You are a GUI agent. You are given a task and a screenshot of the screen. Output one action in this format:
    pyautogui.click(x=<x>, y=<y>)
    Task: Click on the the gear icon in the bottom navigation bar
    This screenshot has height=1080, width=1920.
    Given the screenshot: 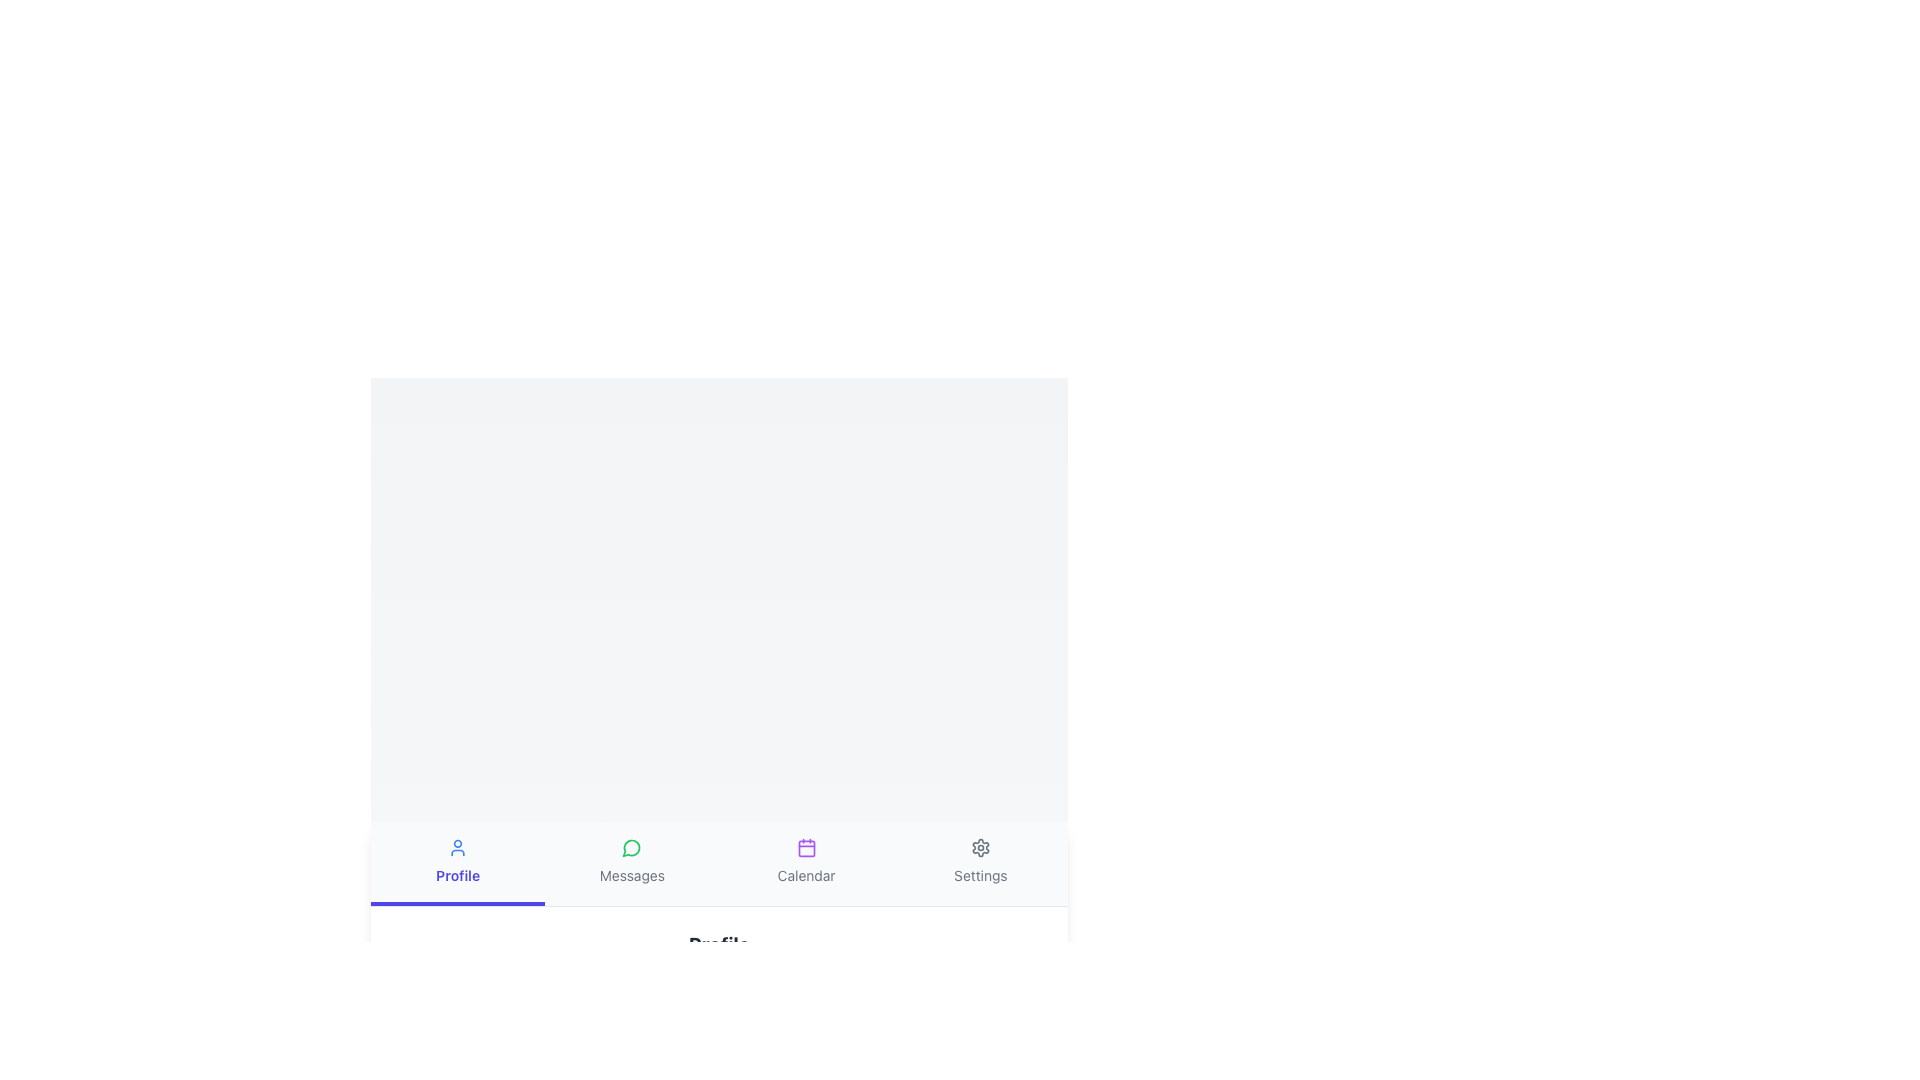 What is the action you would take?
    pyautogui.click(x=980, y=847)
    